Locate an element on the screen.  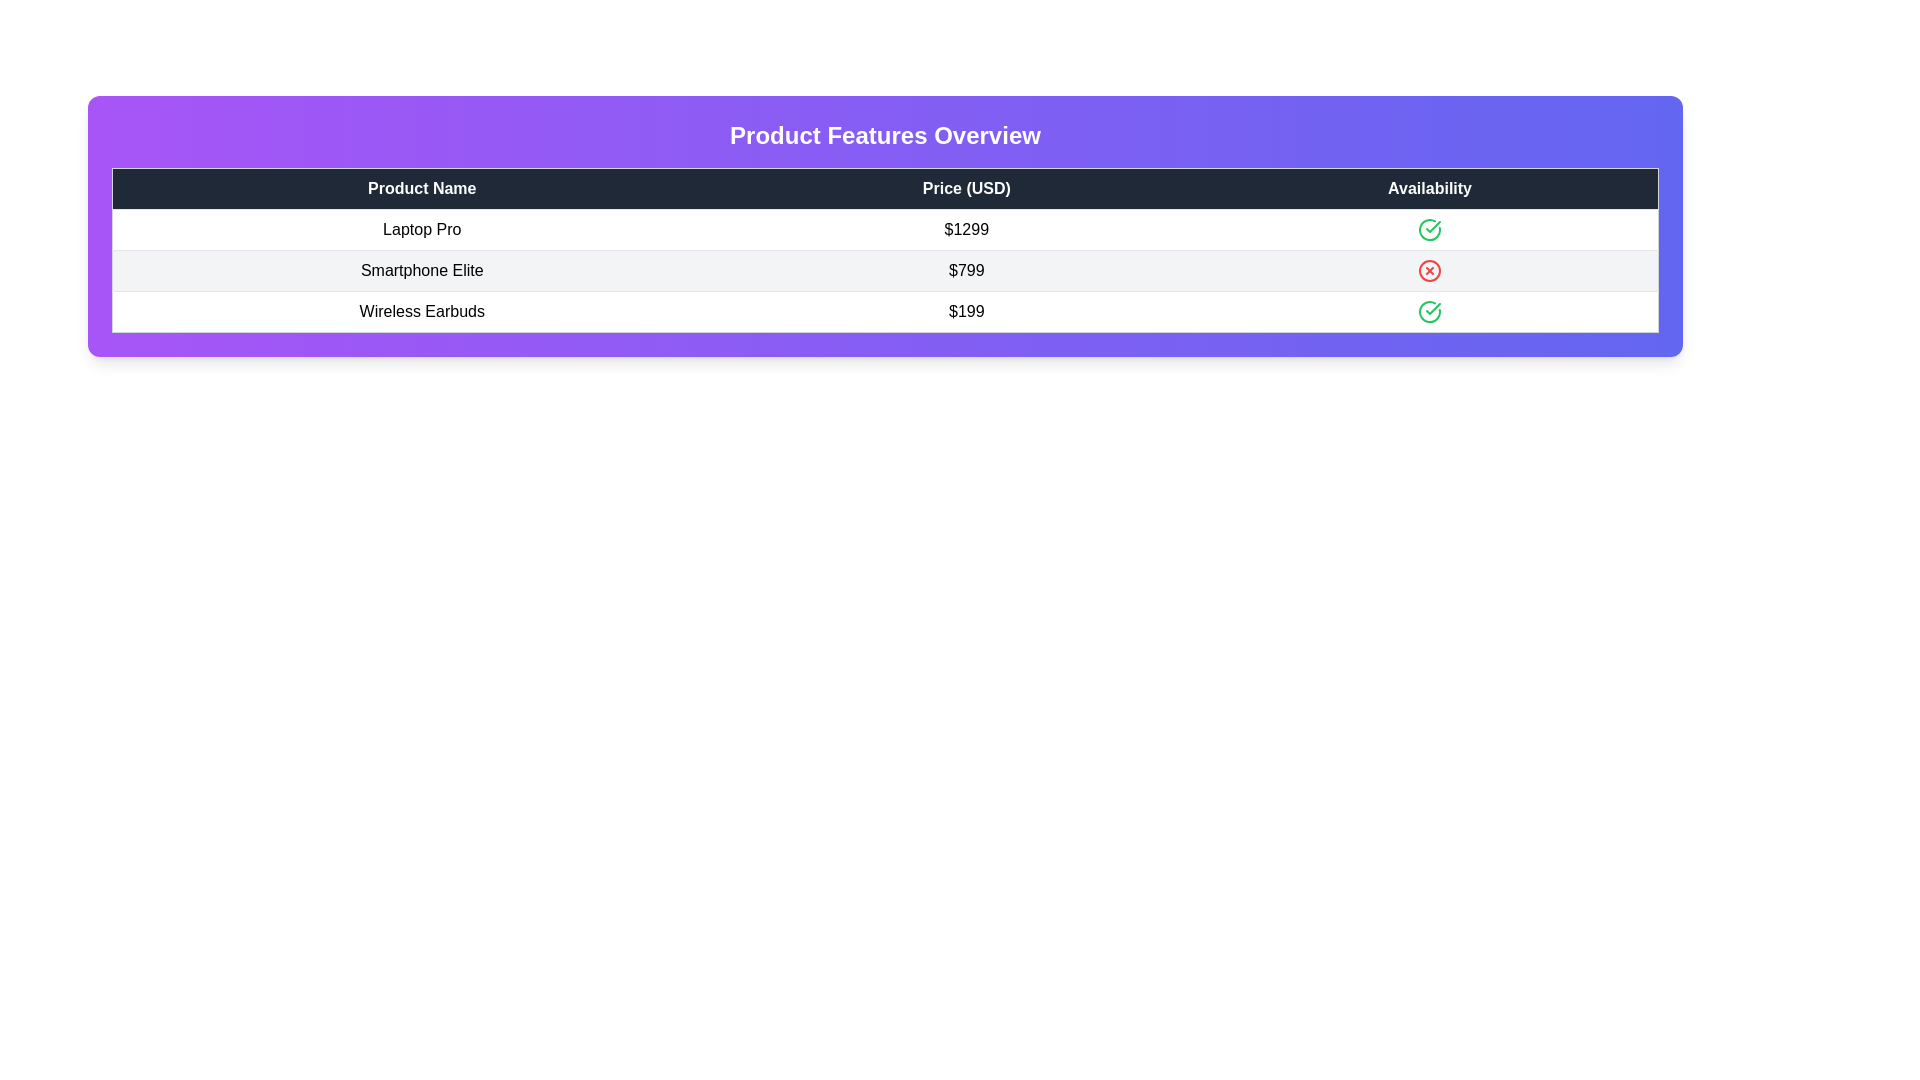
the green circular icon with a check mark in the third row under the 'Availability' column of the table is located at coordinates (1429, 312).